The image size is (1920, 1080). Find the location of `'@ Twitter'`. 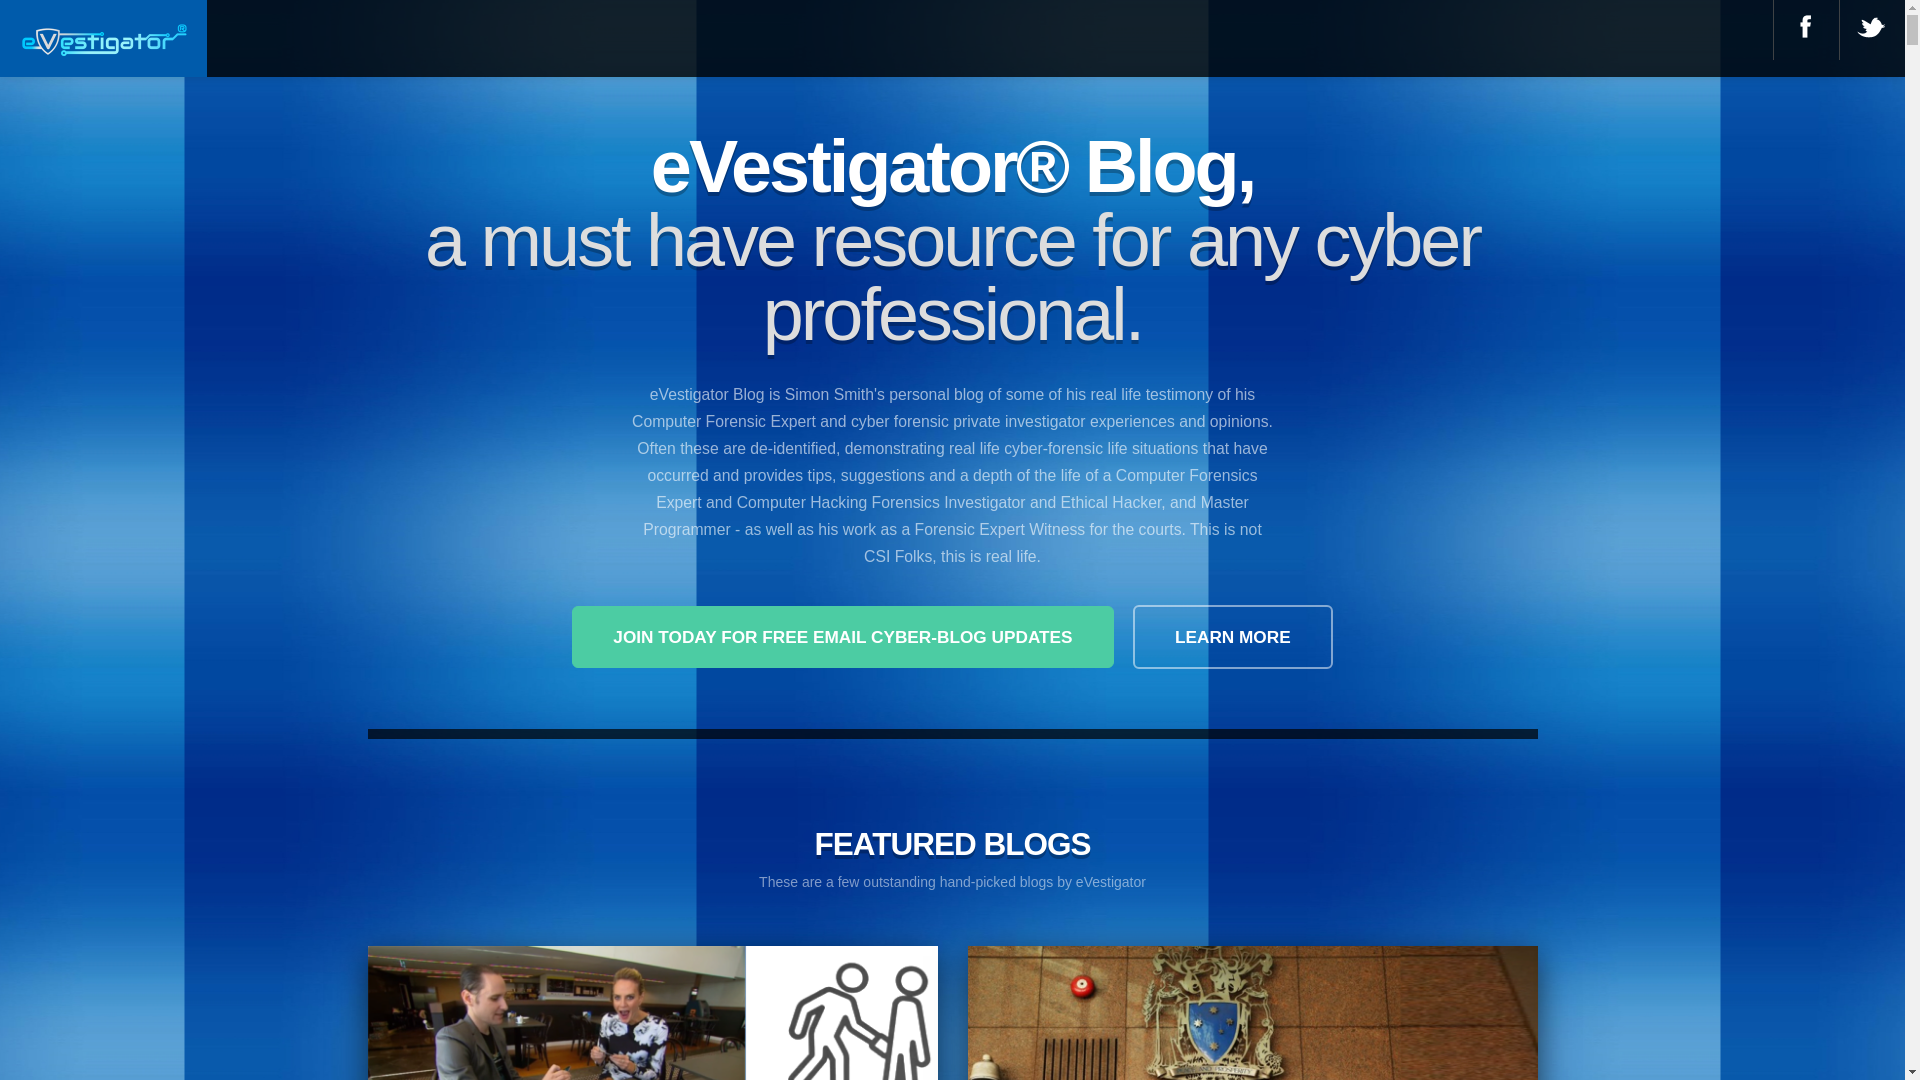

'@ Twitter' is located at coordinates (1866, 26).